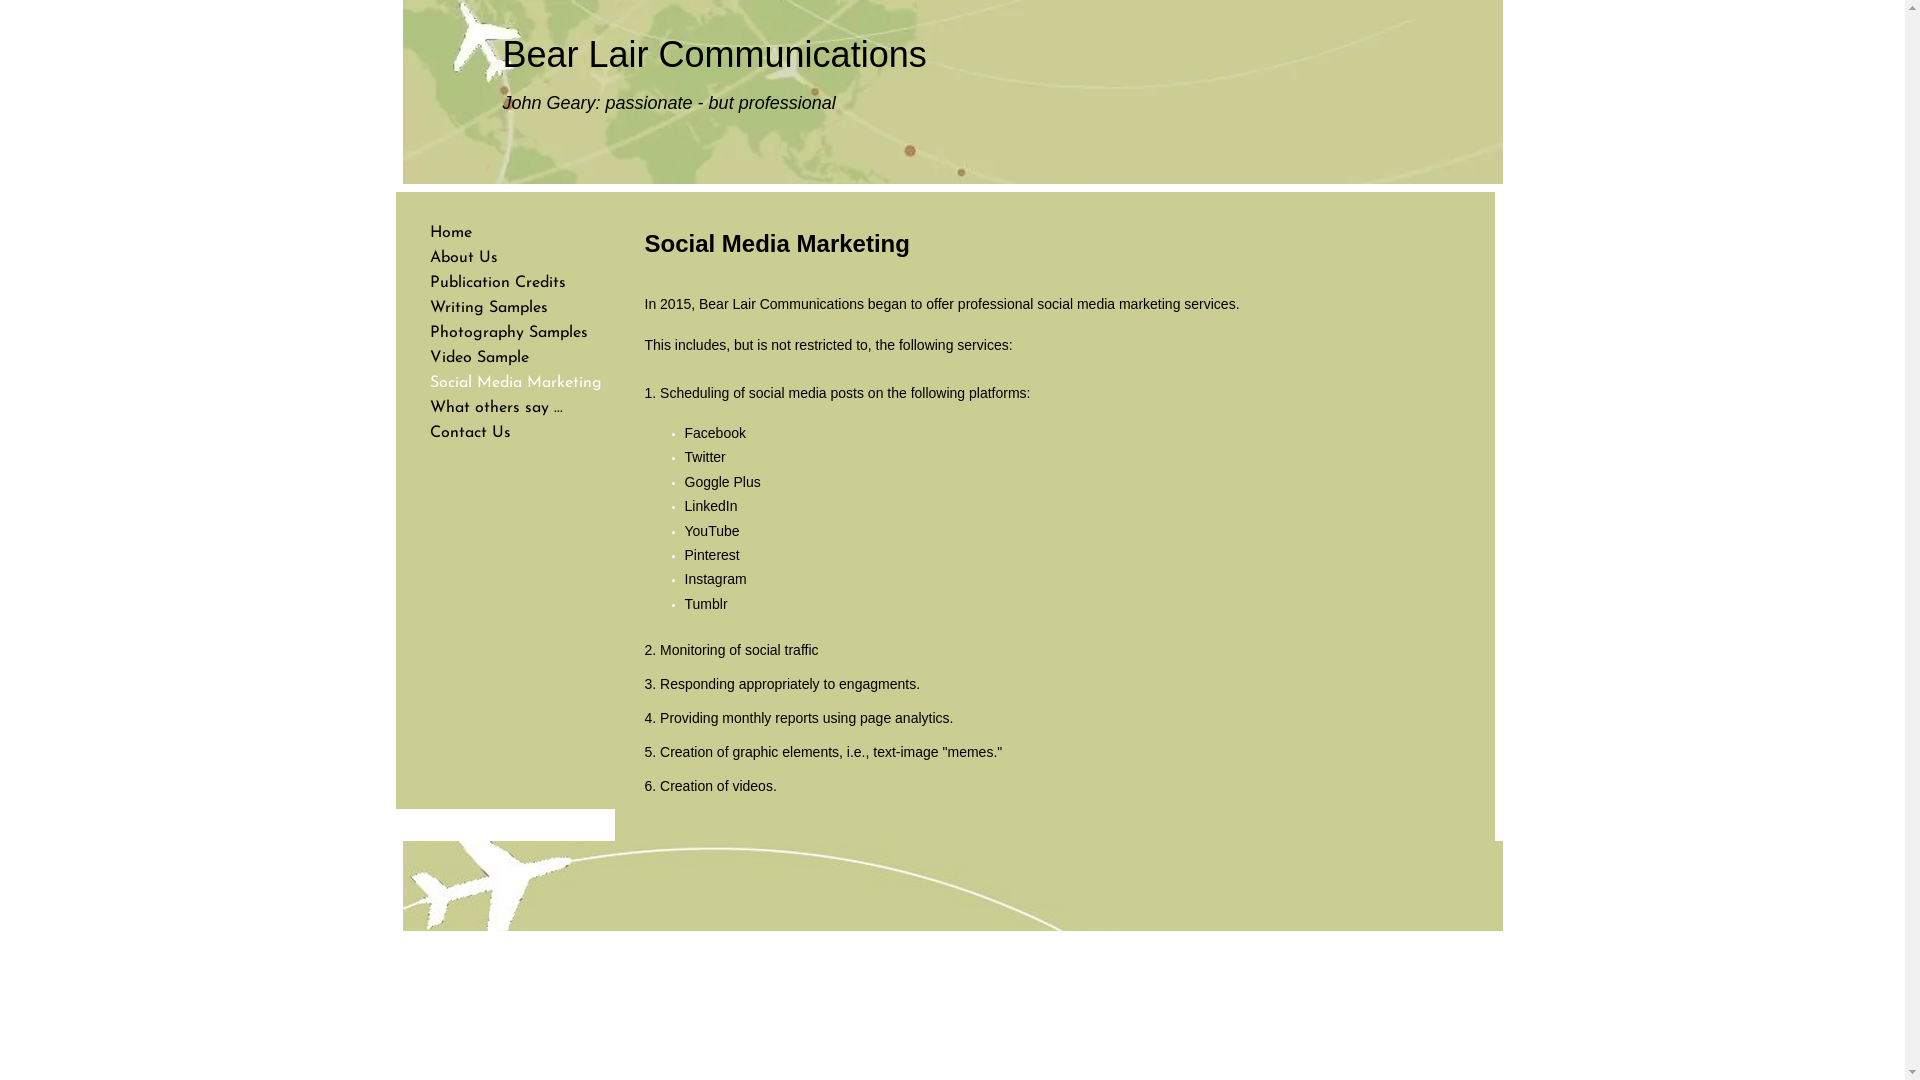 This screenshot has width=1920, height=1080. Describe the element at coordinates (419, 382) in the screenshot. I see `'Social Media Marketing'` at that location.